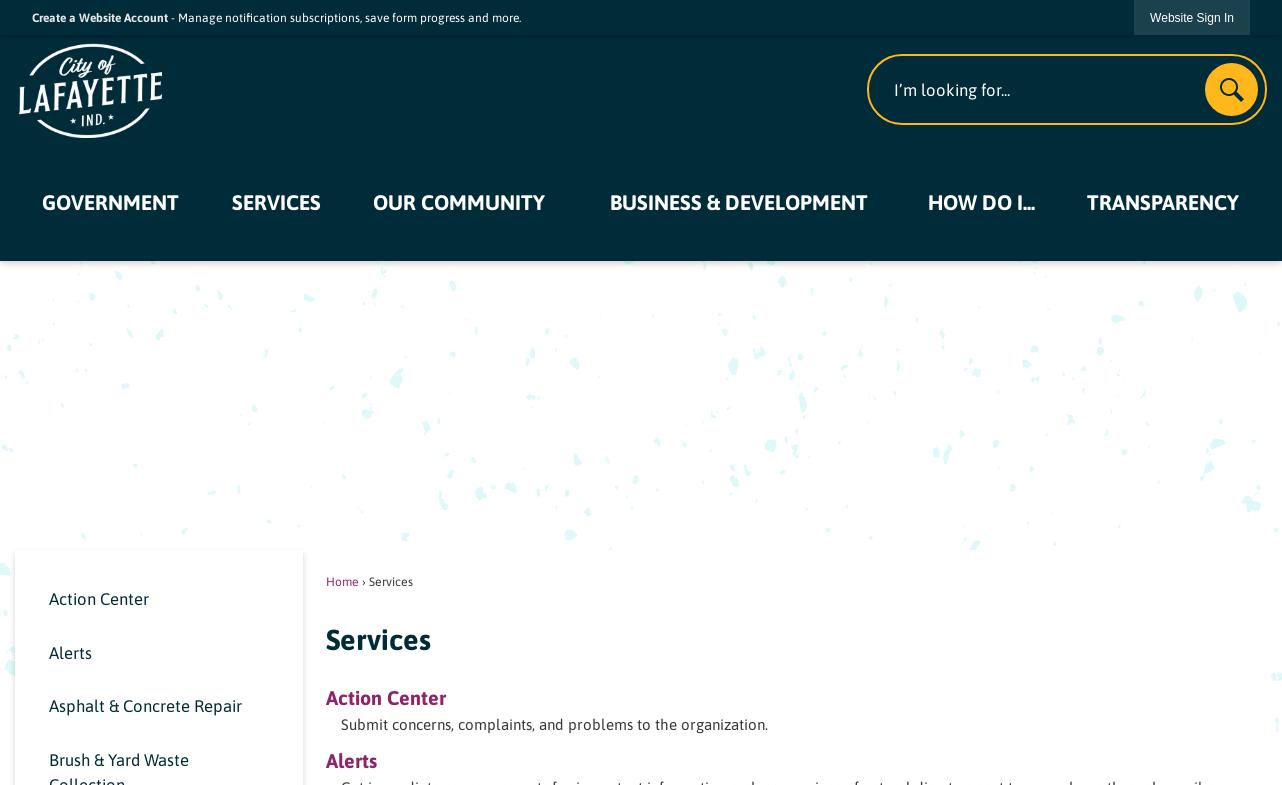  Describe the element at coordinates (738, 200) in the screenshot. I see `'Business & Development'` at that location.